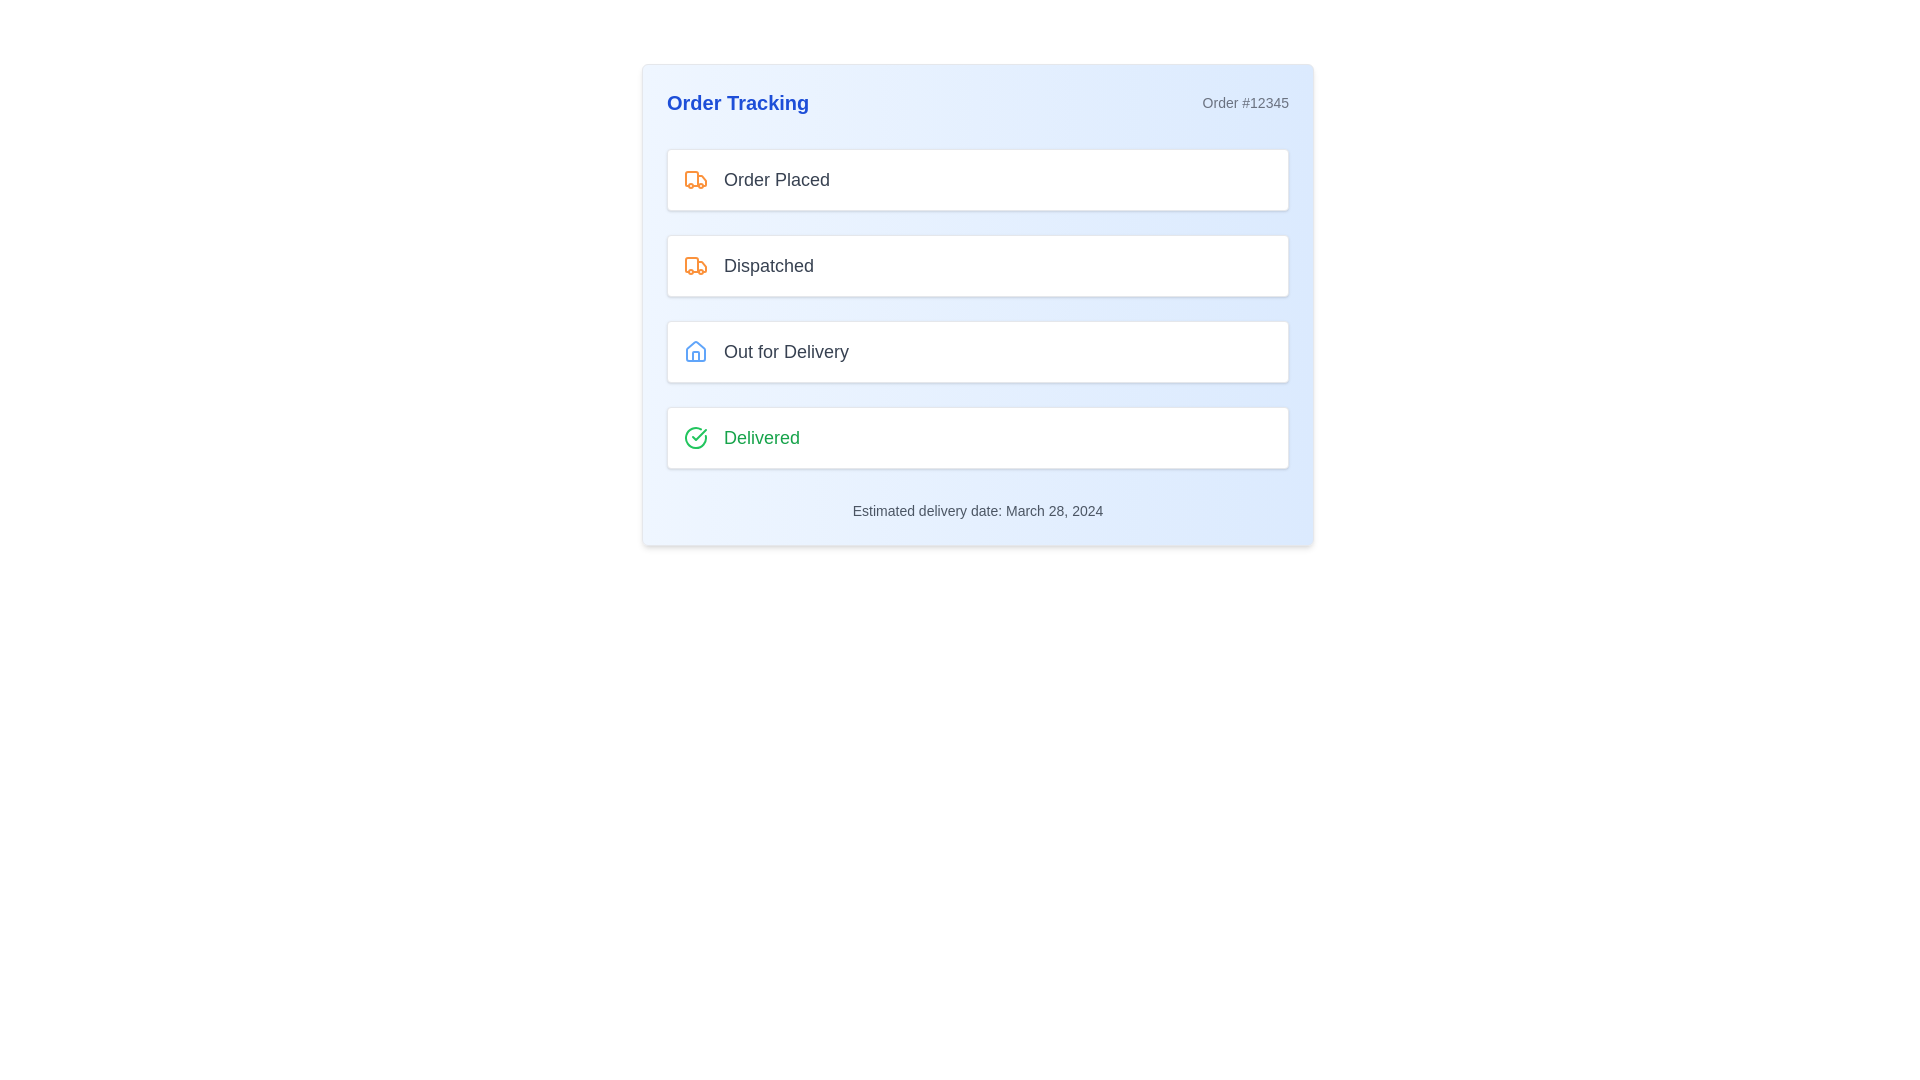  I want to click on the upper left curved part of the orange truck icon, which is located to the left of the 'Order Placed' label in the topmost status box of the tracking interface, so click(691, 264).